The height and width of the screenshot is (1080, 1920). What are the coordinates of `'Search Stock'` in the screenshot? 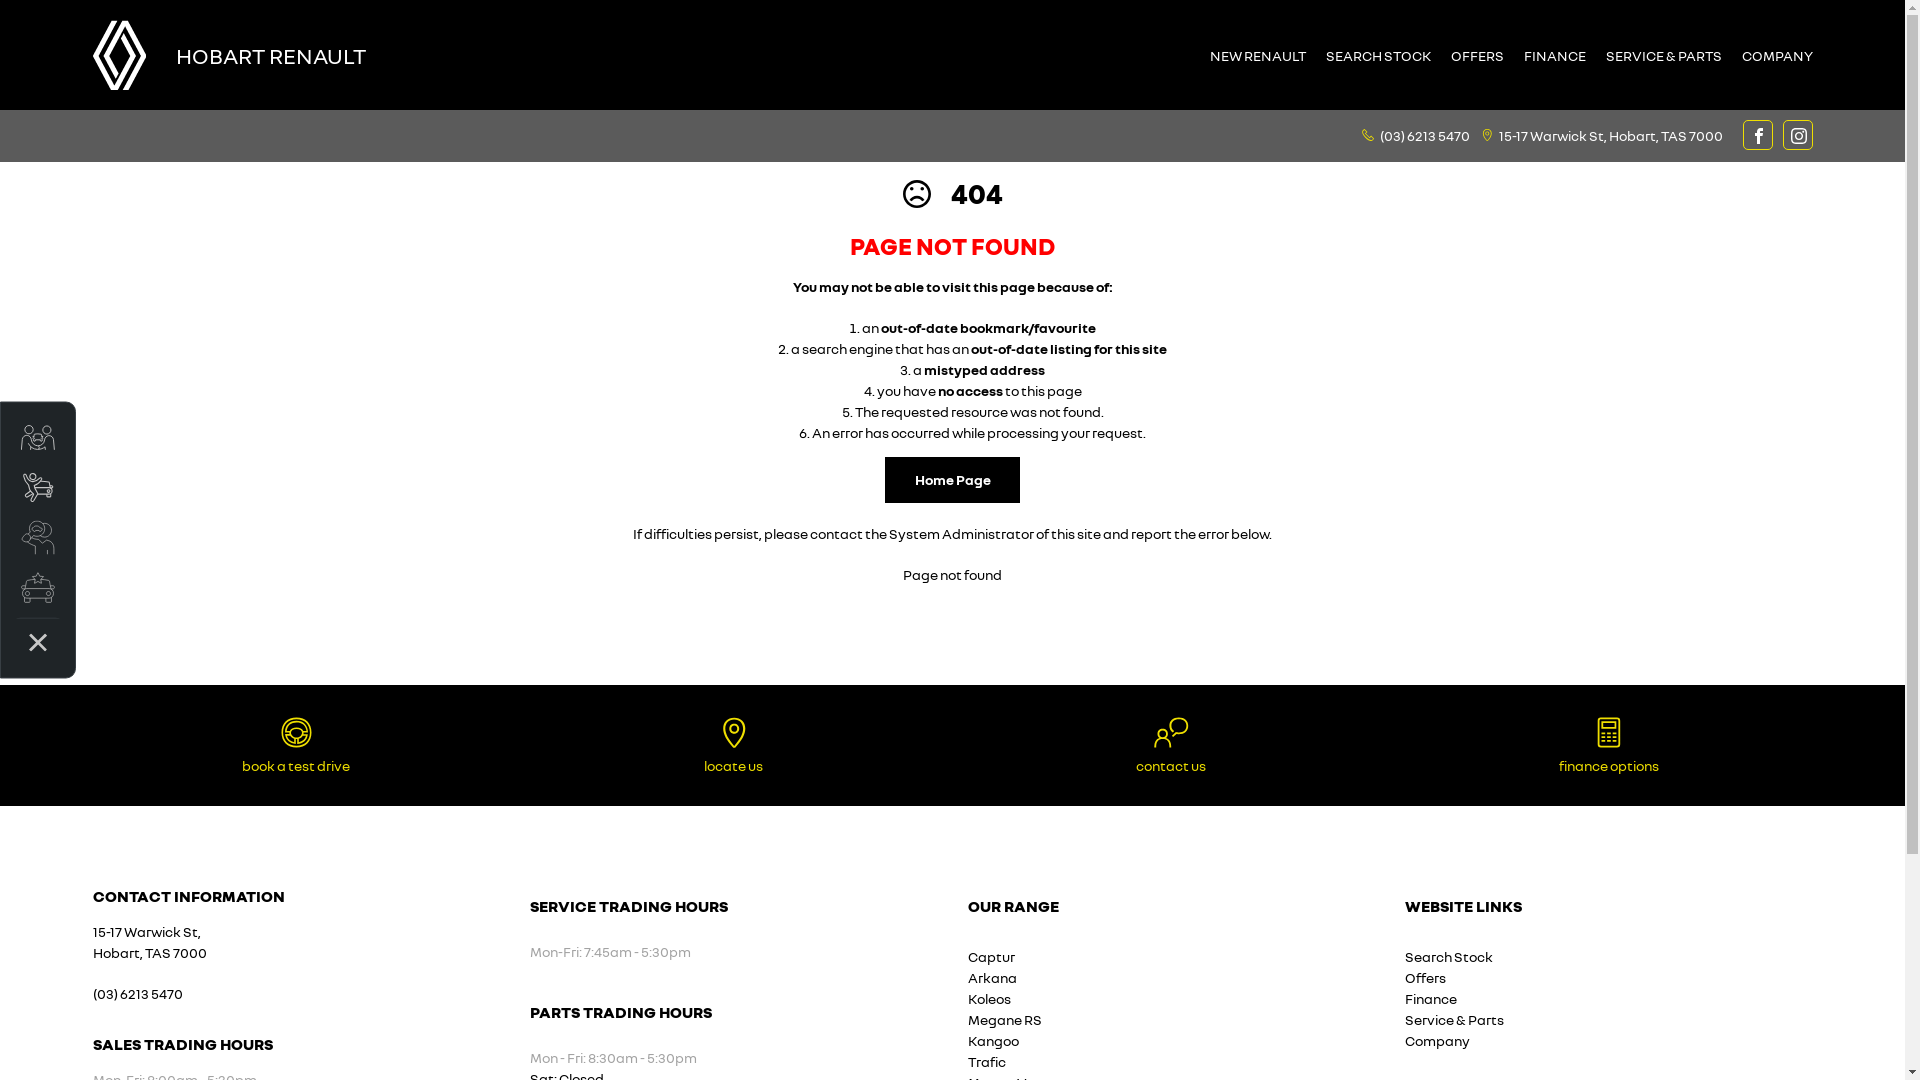 It's located at (1449, 955).